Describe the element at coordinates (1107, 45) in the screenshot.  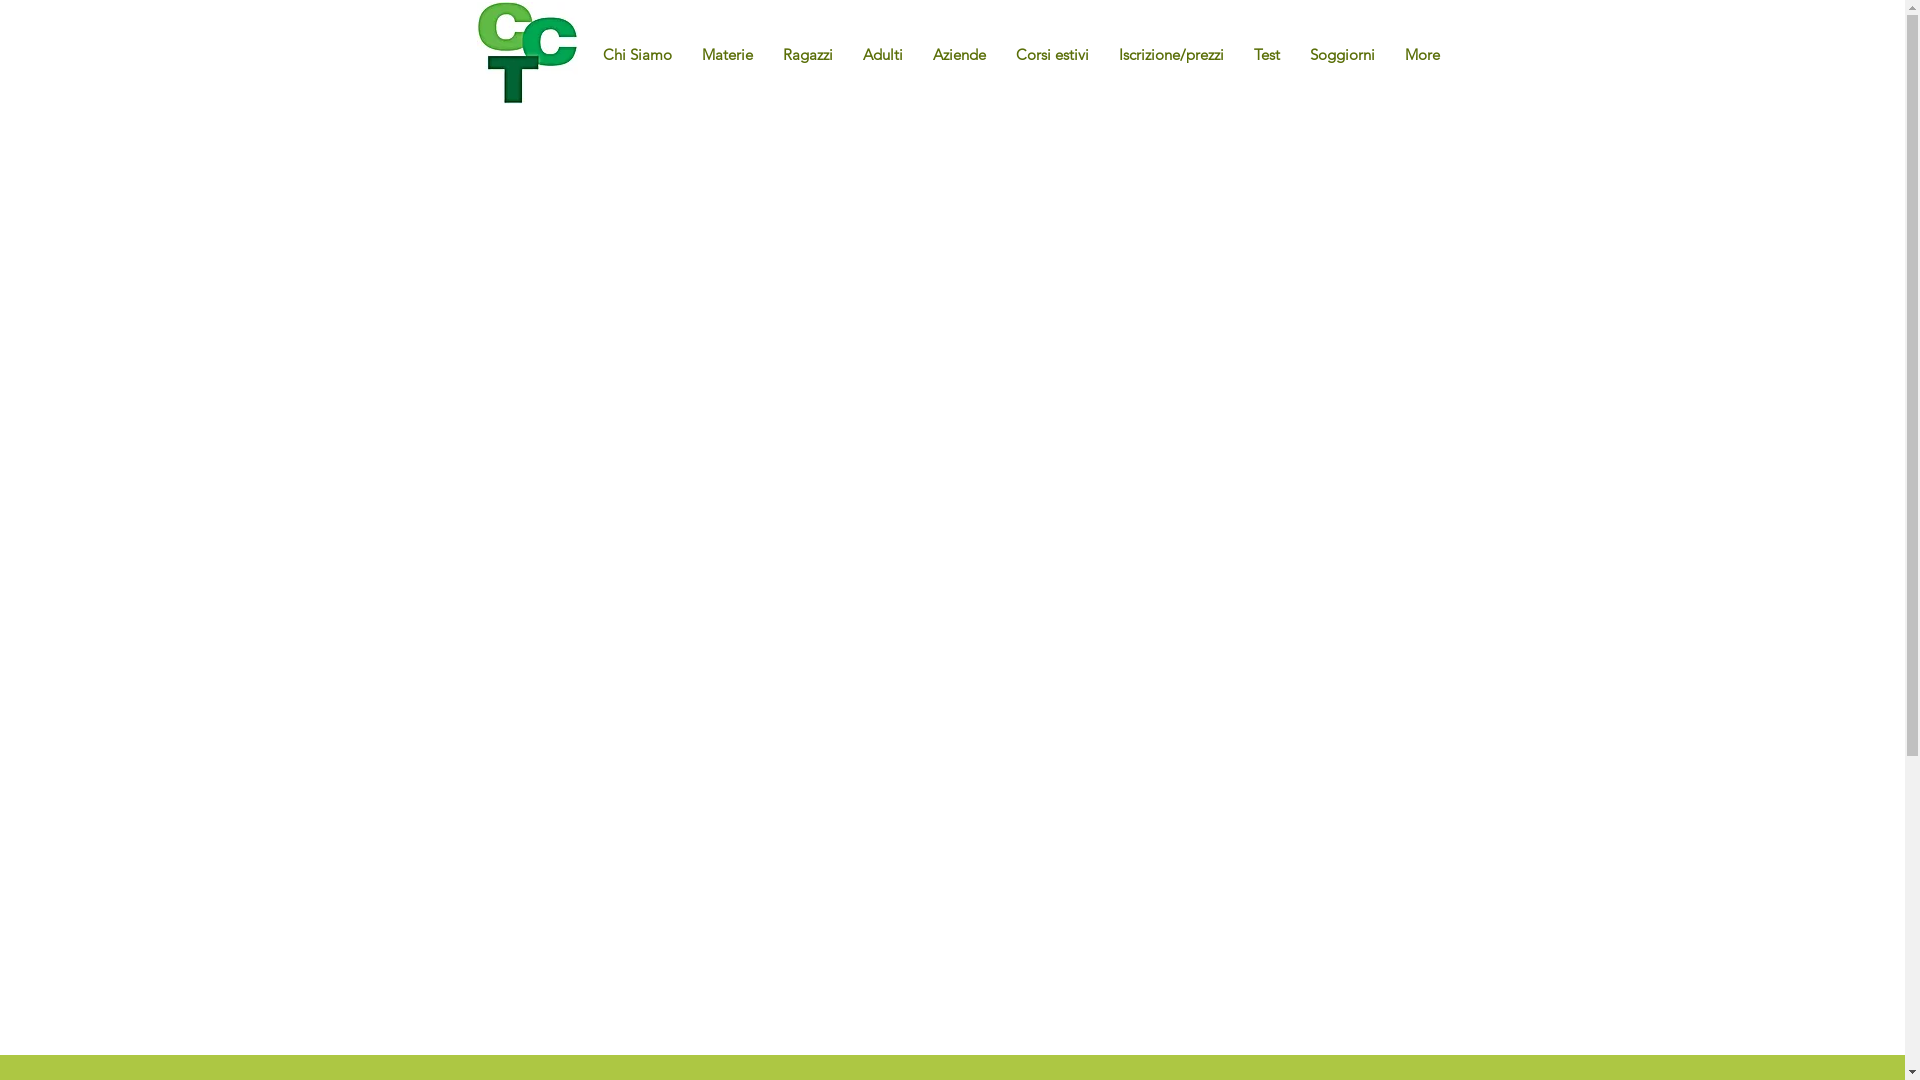
I see `'Iscrizione/prezzi'` at that location.